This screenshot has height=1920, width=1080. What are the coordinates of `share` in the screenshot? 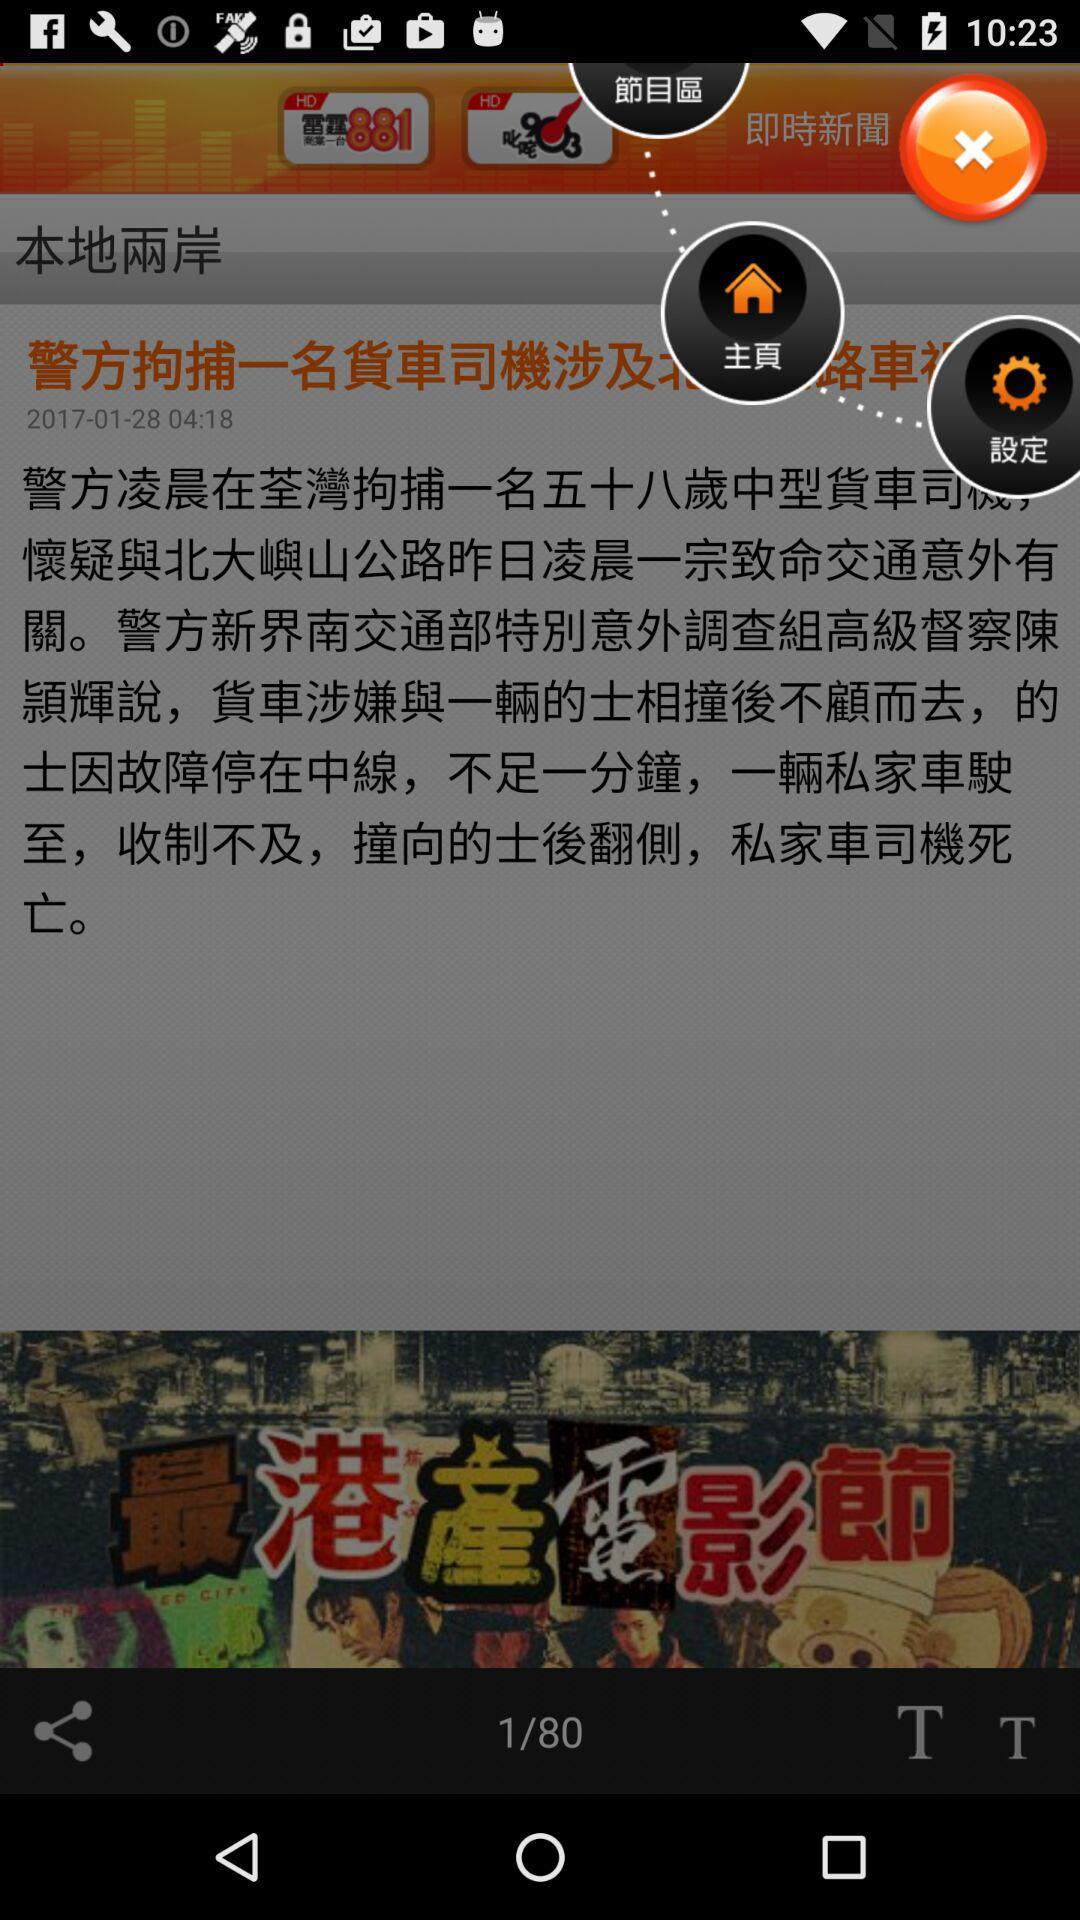 It's located at (61, 1730).